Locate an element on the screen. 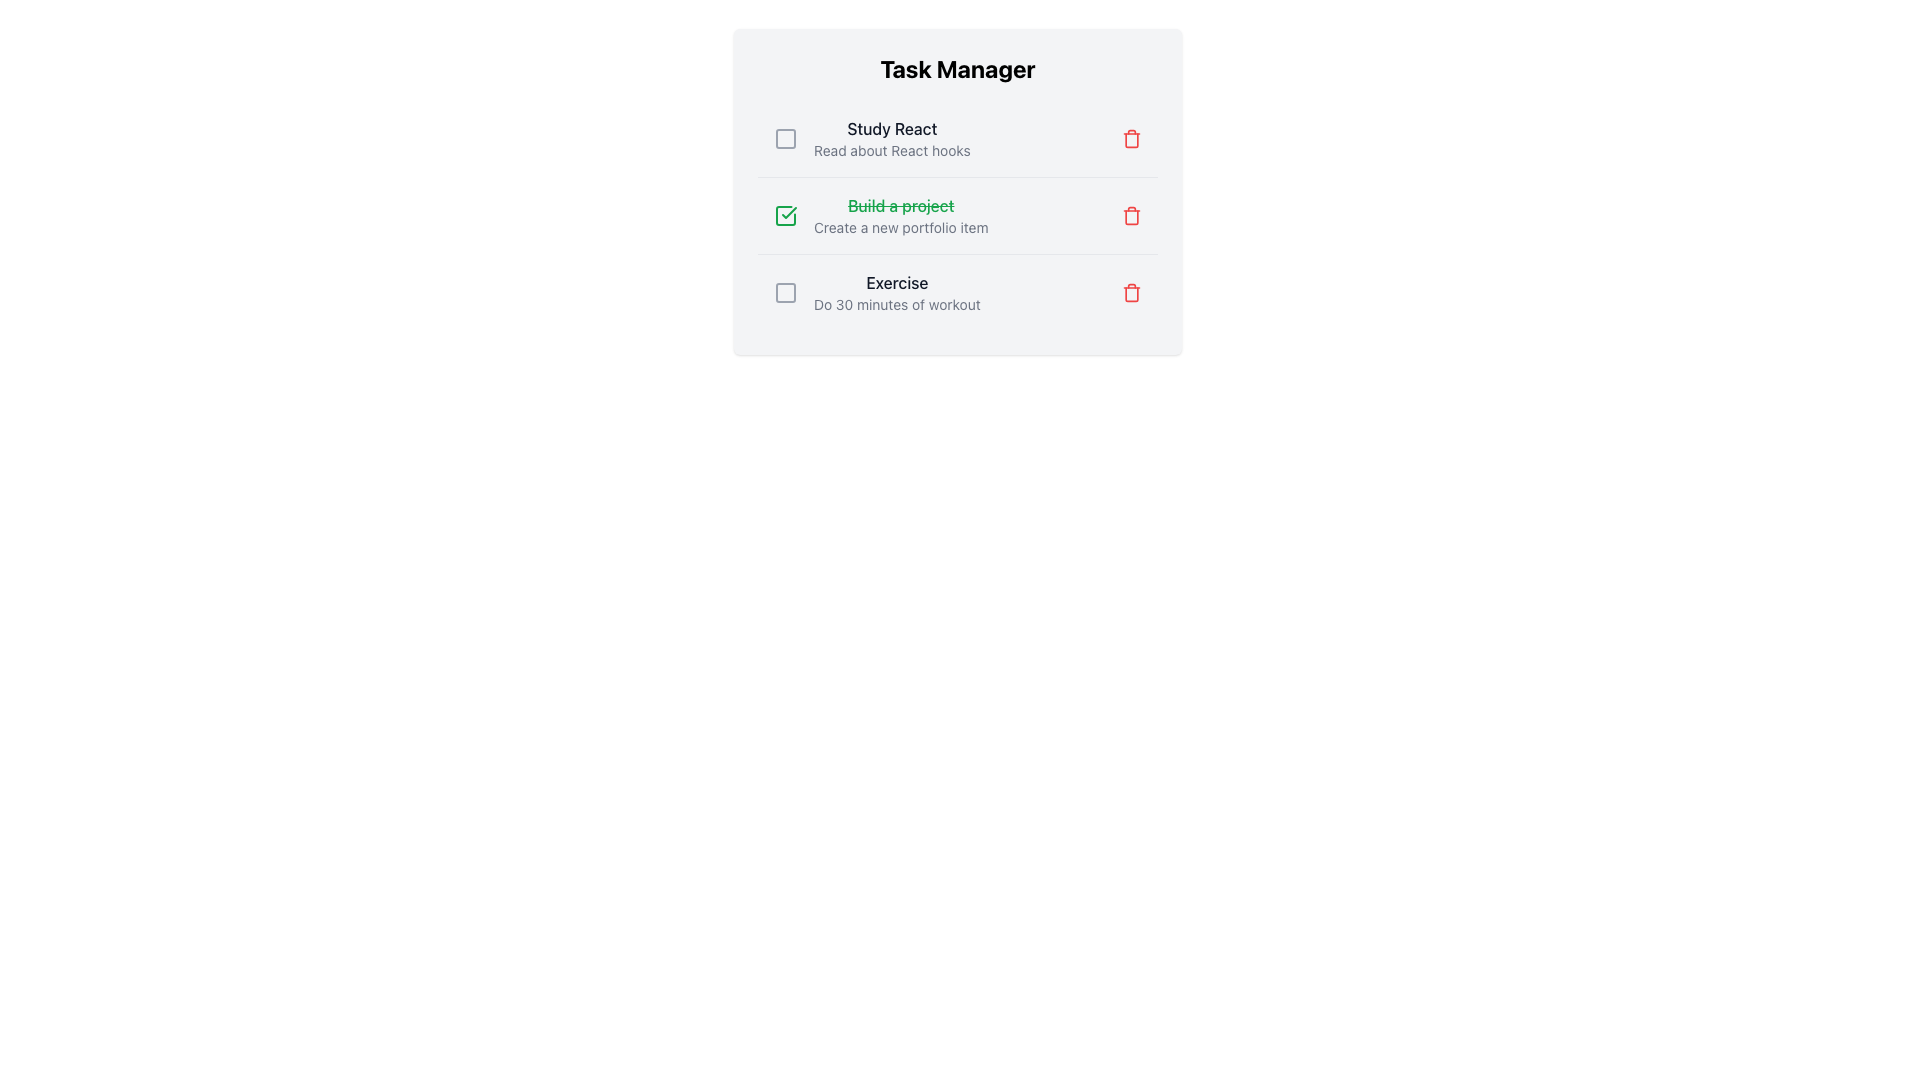 The image size is (1920, 1080). the non-interactive red outlined square icon with rounded corners located next to the text 'Study React' in the Task Manager section is located at coordinates (785, 137).